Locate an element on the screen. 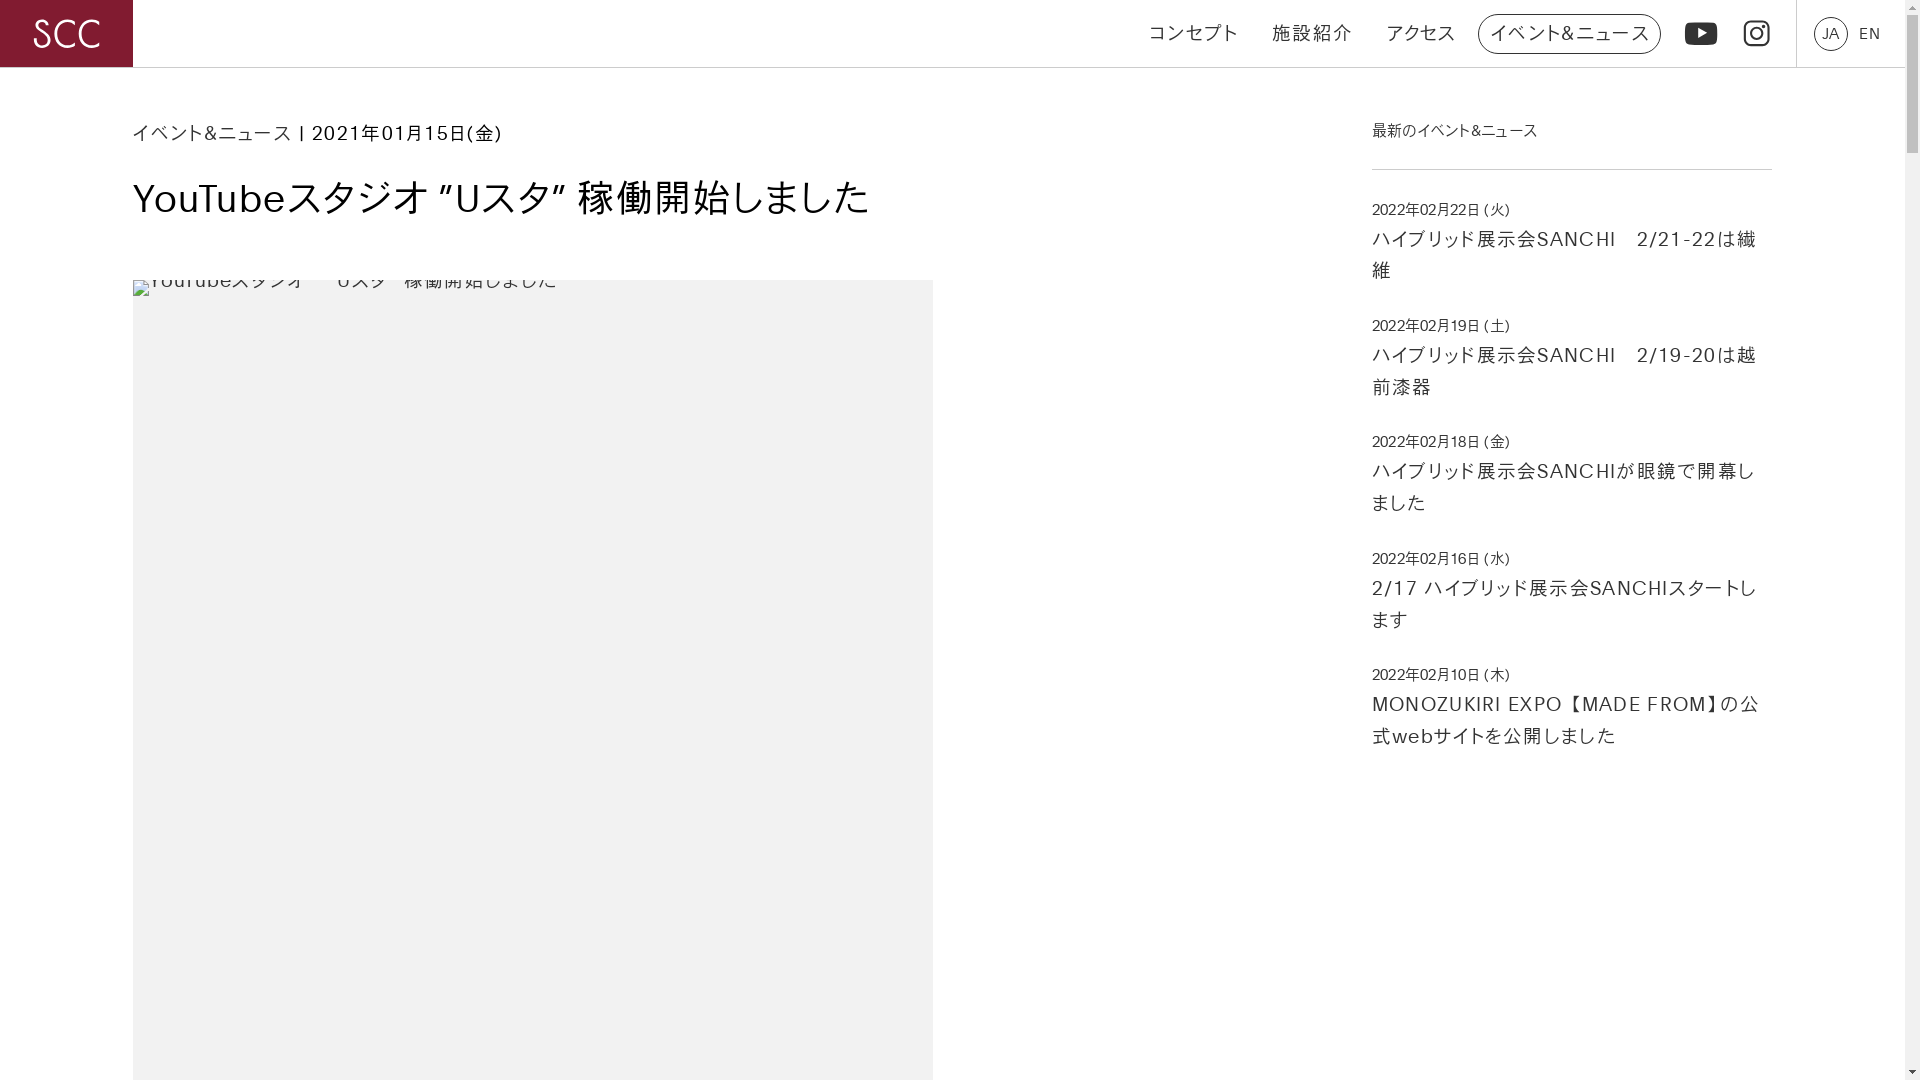  'JA' is located at coordinates (1830, 33).